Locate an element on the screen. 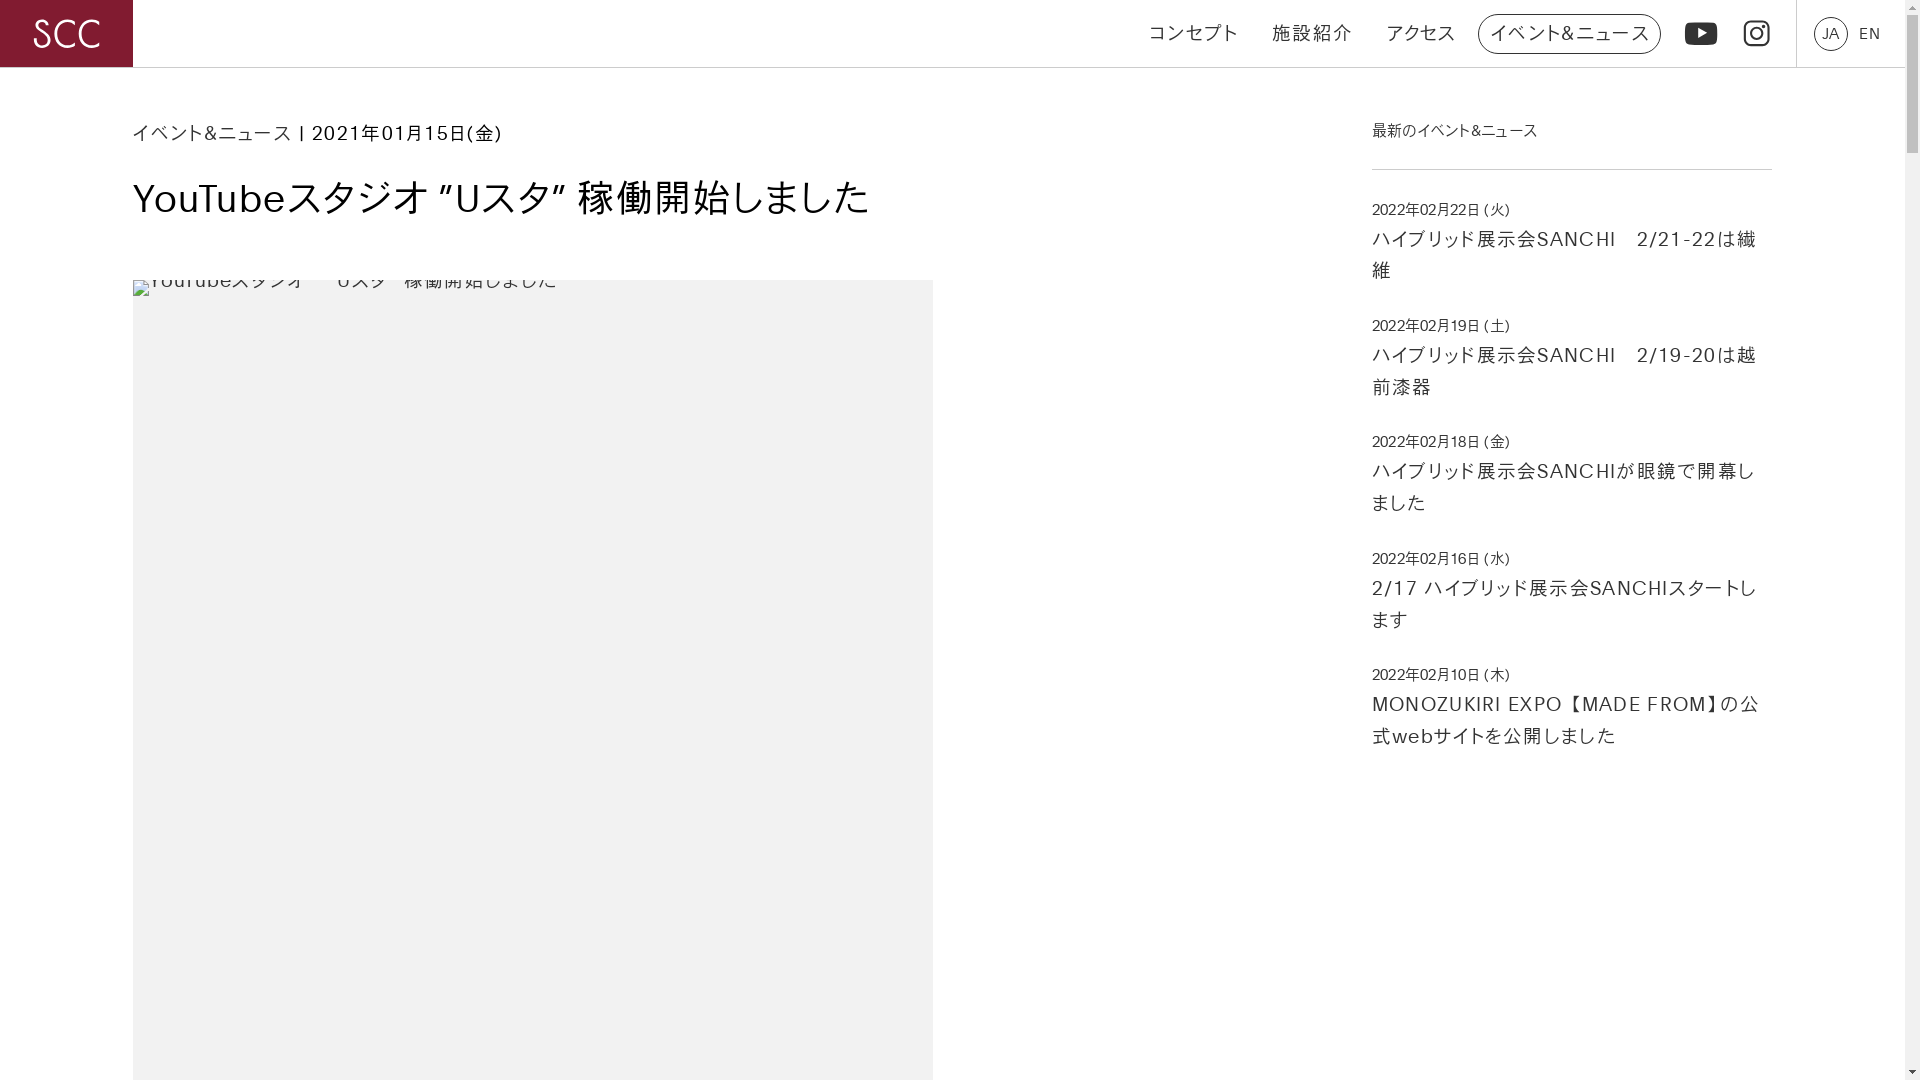  'JA' is located at coordinates (1830, 33).